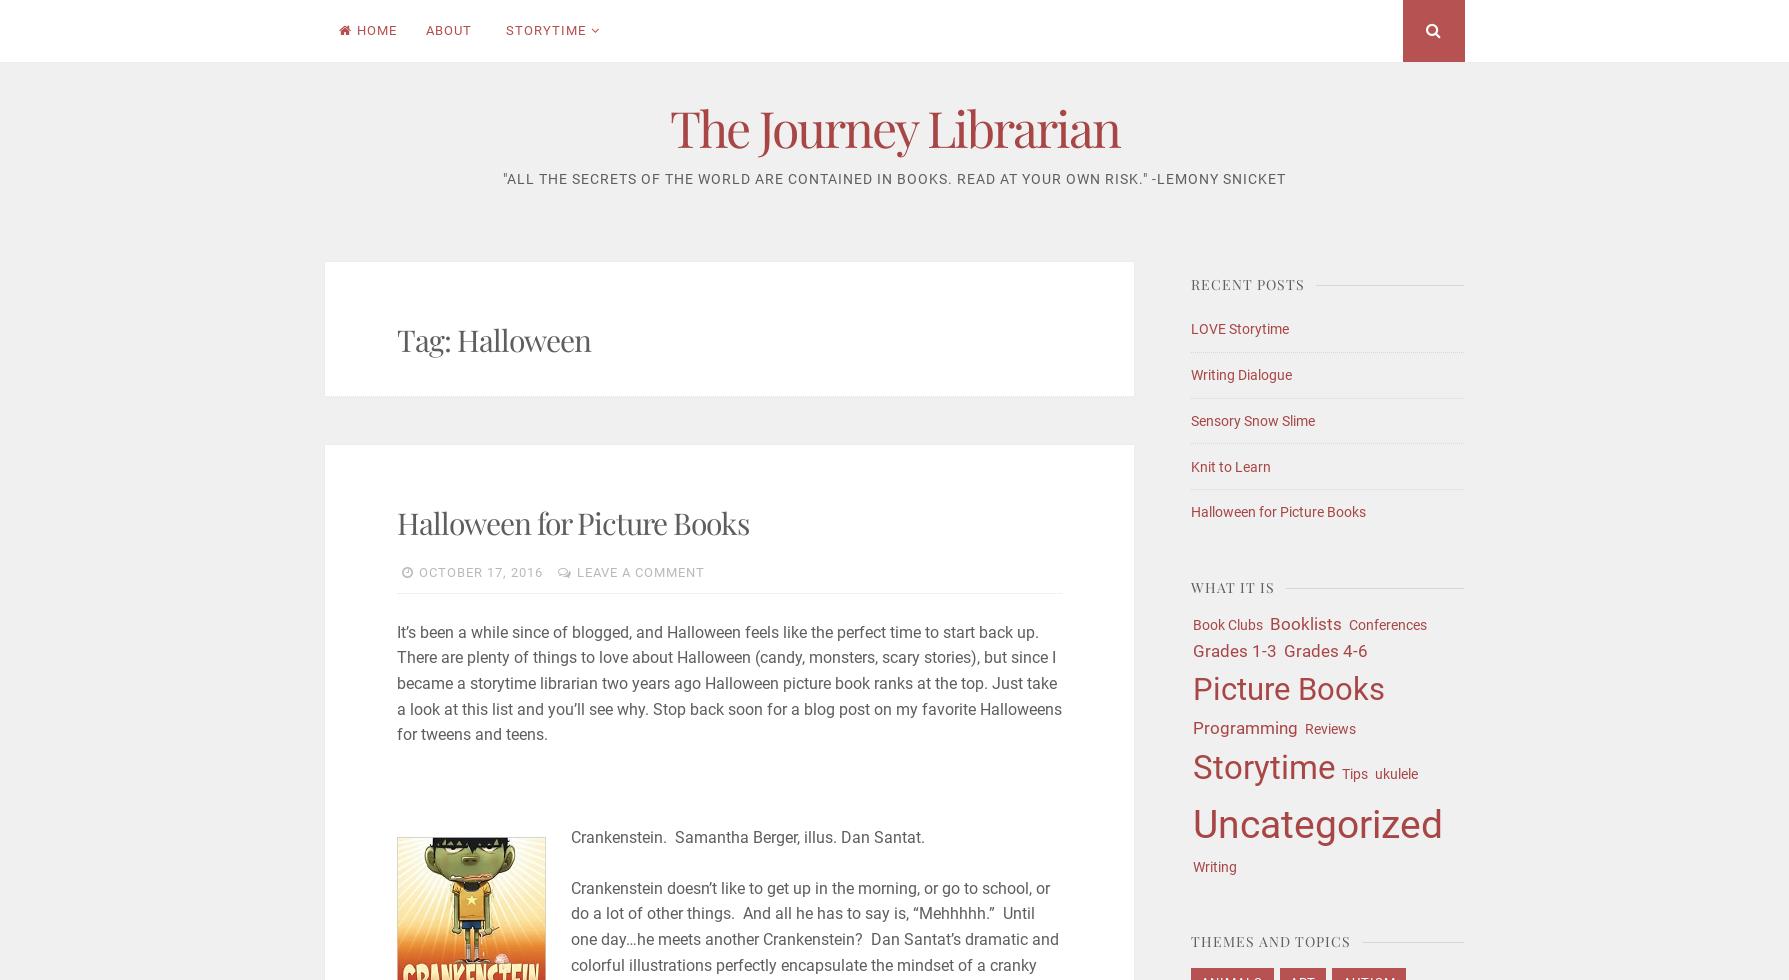 The image size is (1789, 980). I want to click on 'Themes and Topics', so click(1270, 941).